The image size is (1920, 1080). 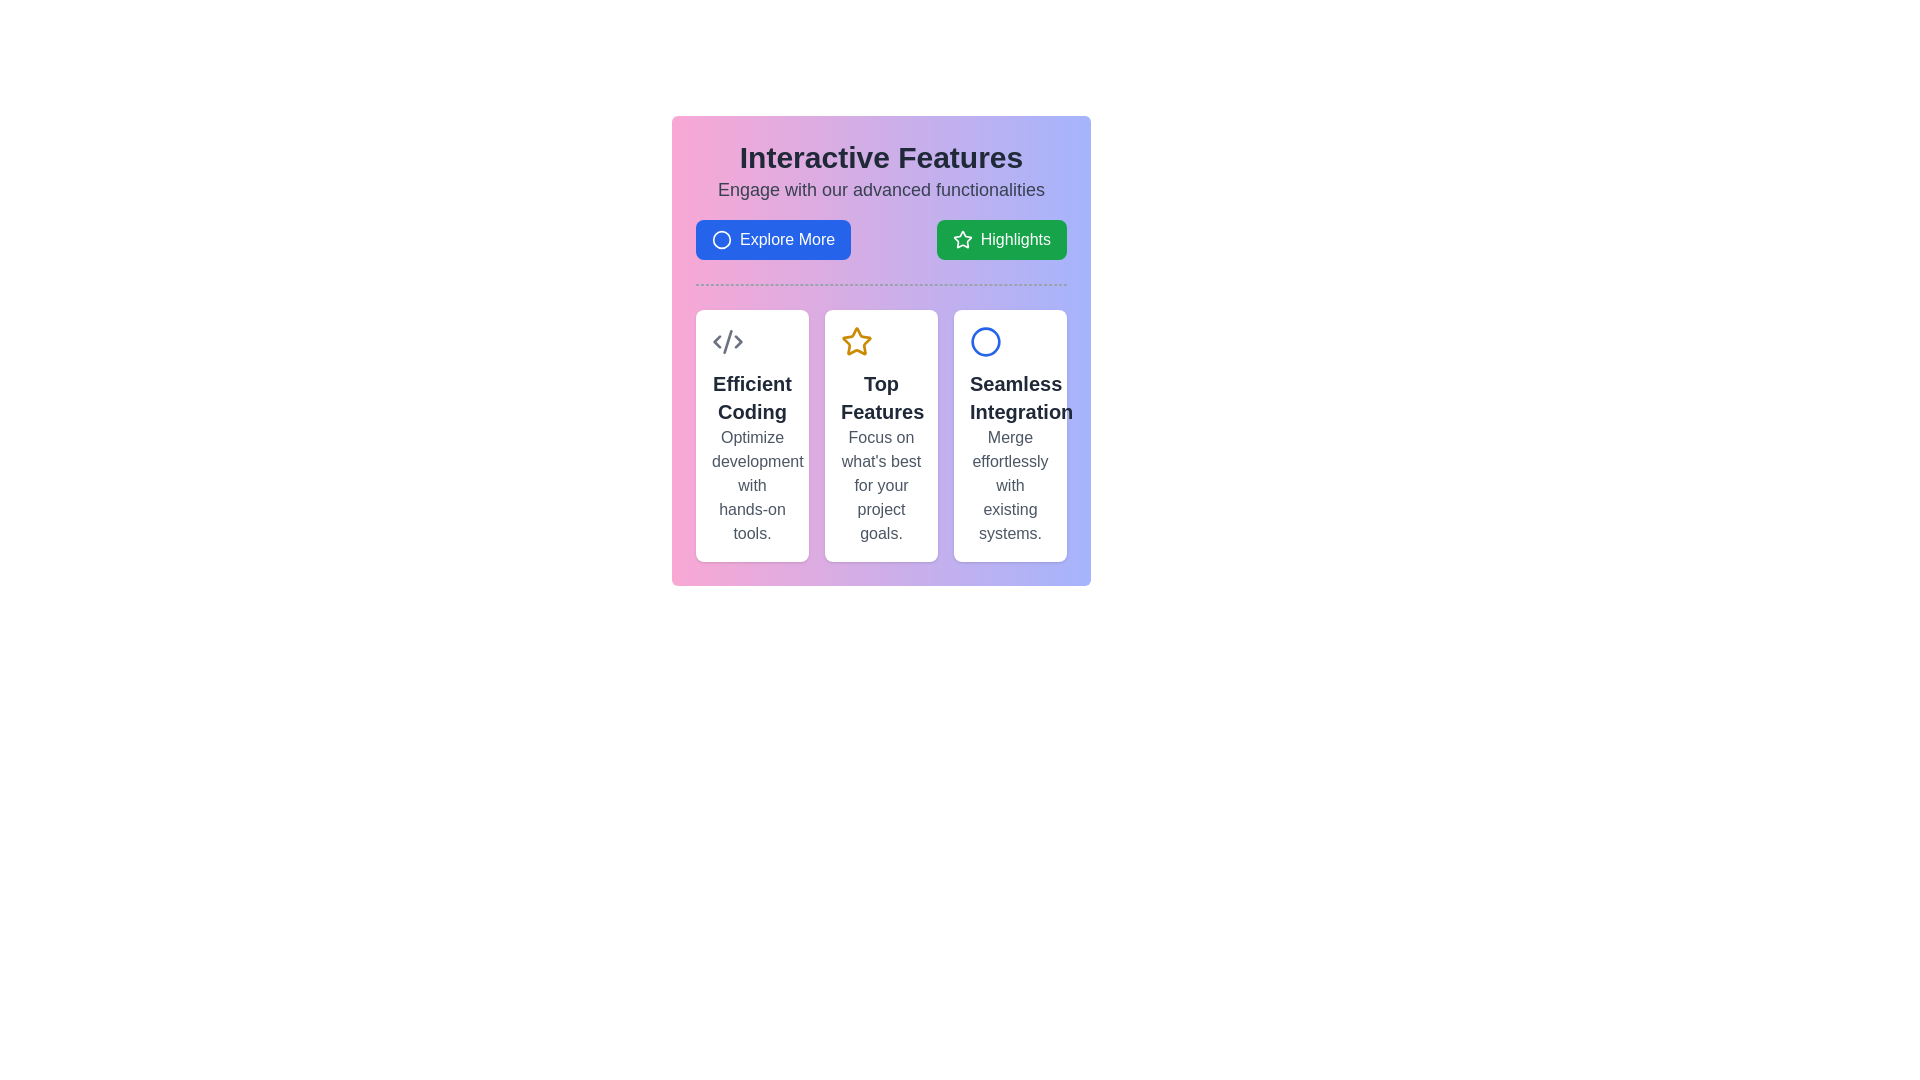 What do you see at coordinates (985, 341) in the screenshot?
I see `the blue-bordered circular icon with a white background associated with the 'Seamless Integration' feature located in the third column beneath its title and description` at bounding box center [985, 341].